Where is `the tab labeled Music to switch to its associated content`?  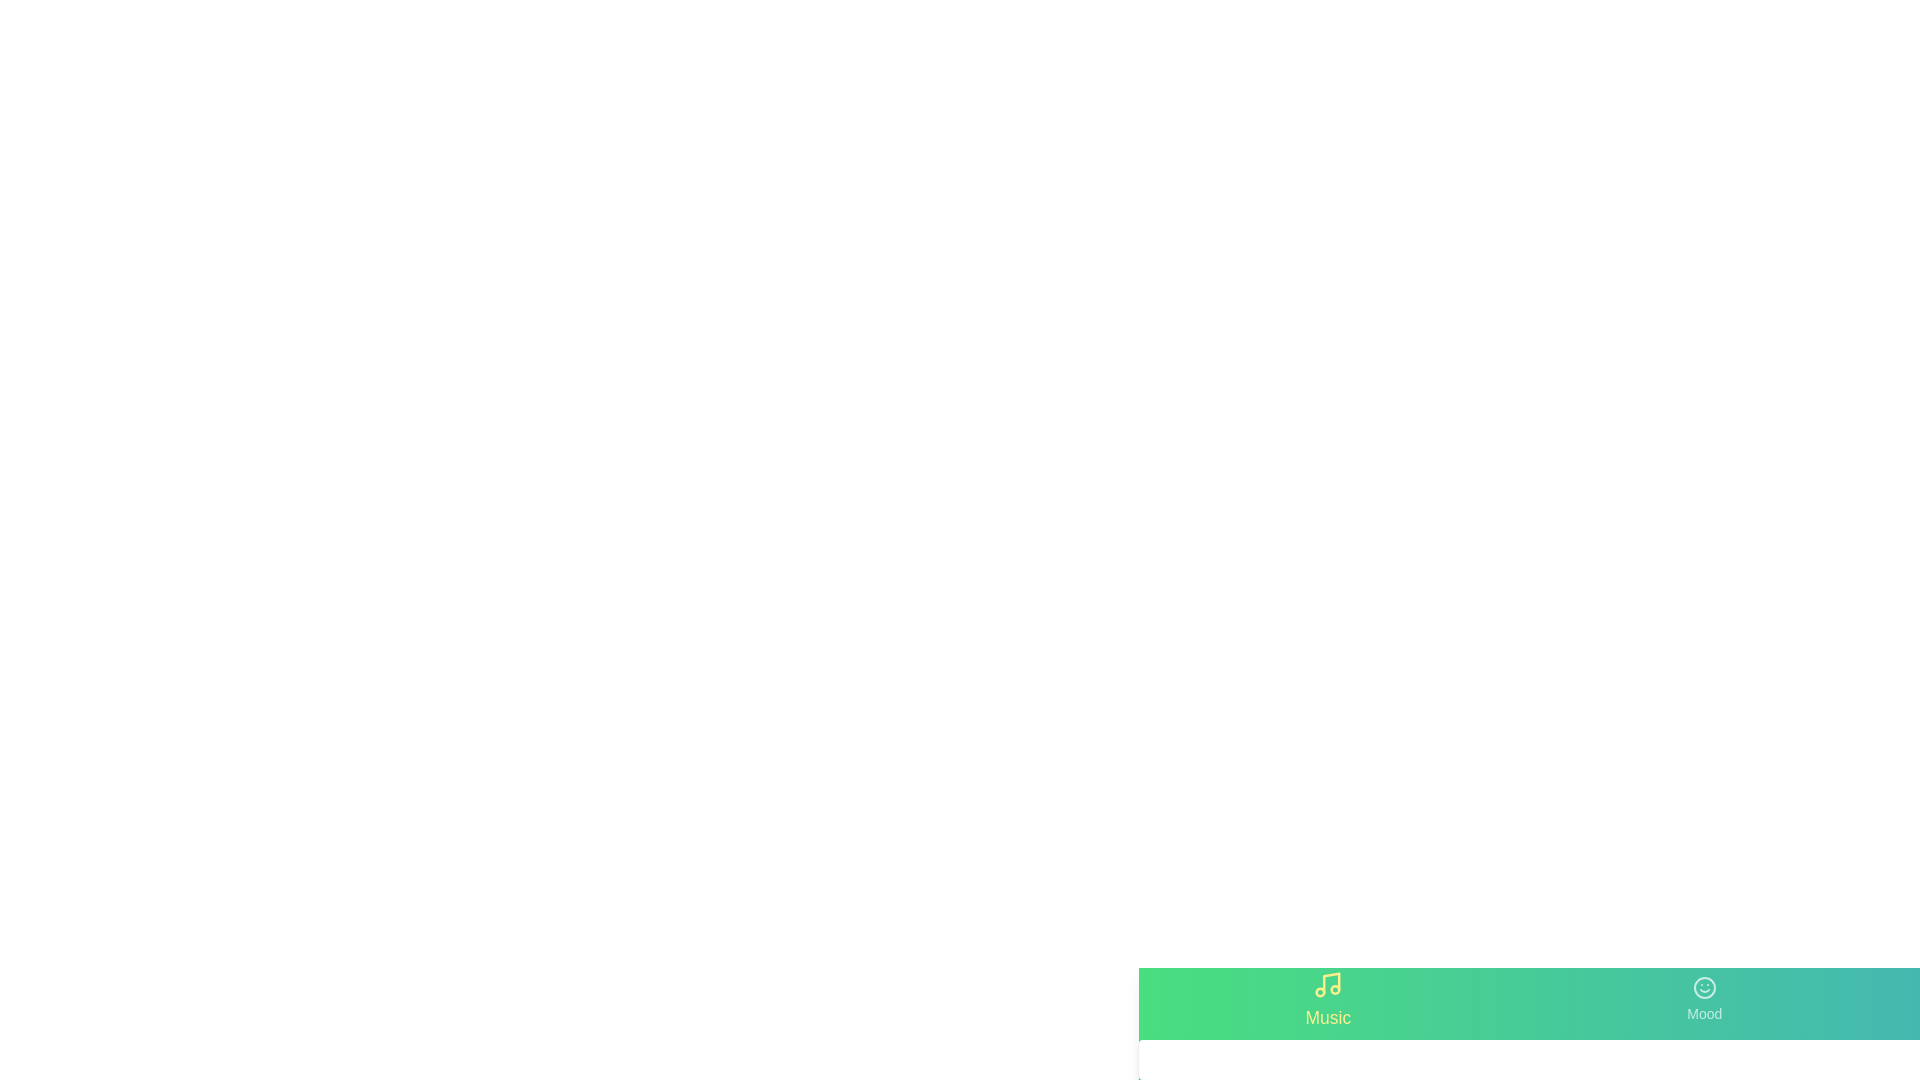 the tab labeled Music to switch to its associated content is located at coordinates (1327, 999).